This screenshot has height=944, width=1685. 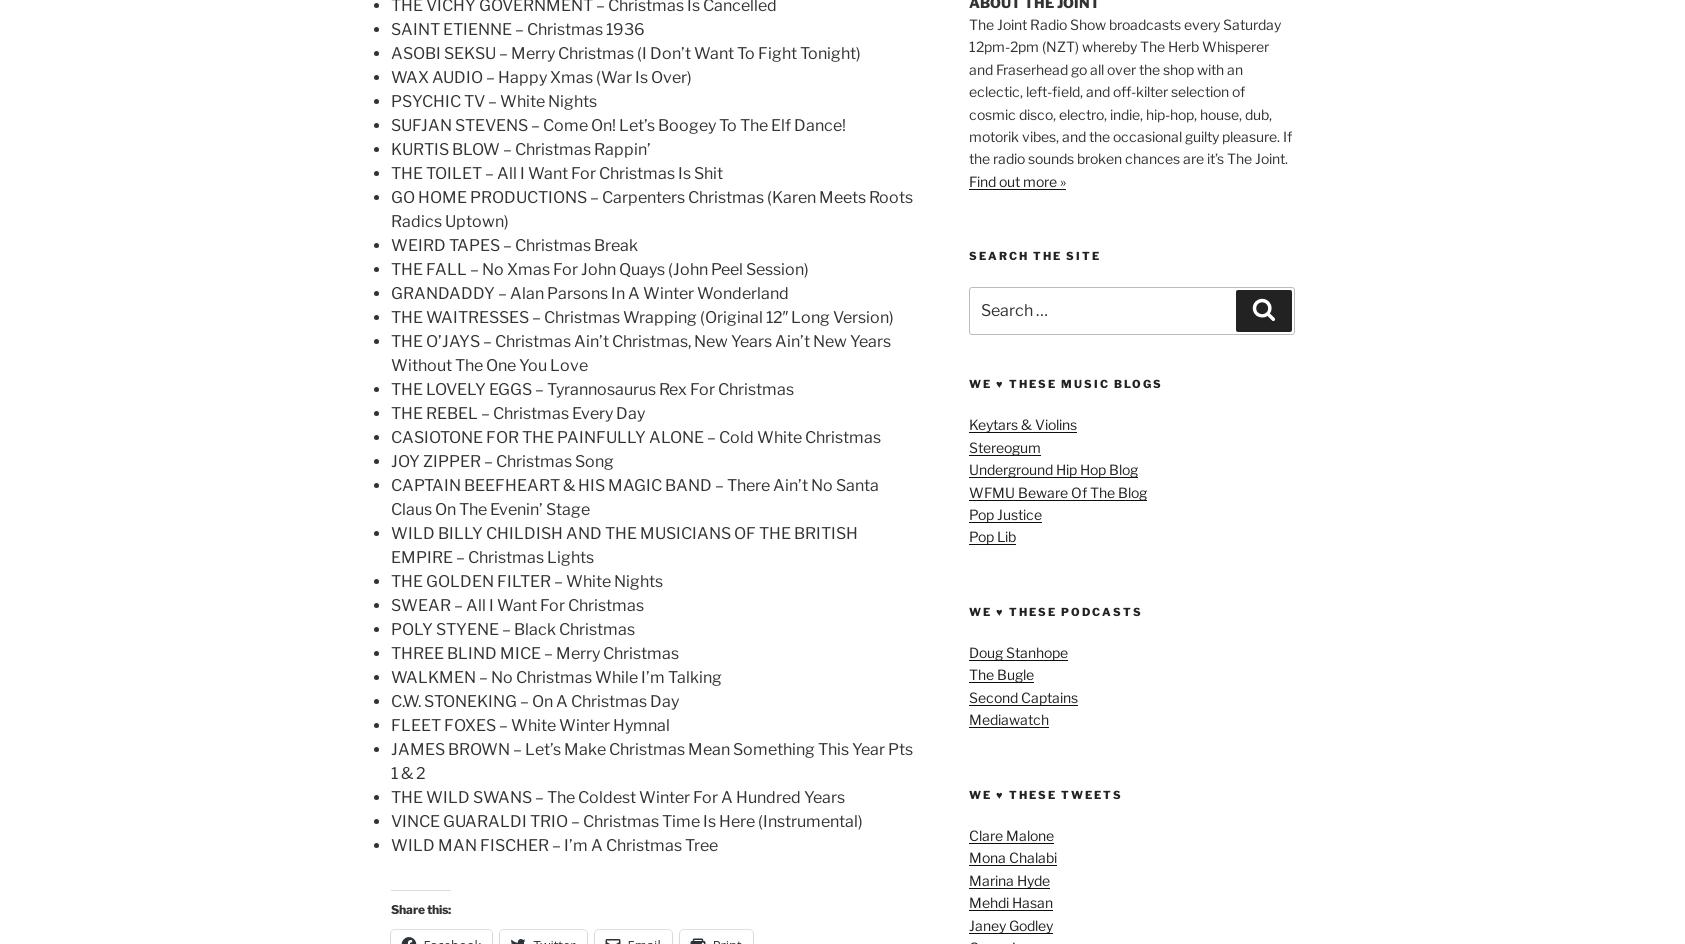 I want to click on 'VINCE GUARALDI TRIO – Christmas Time Is Here (Instrumental)', so click(x=625, y=820).